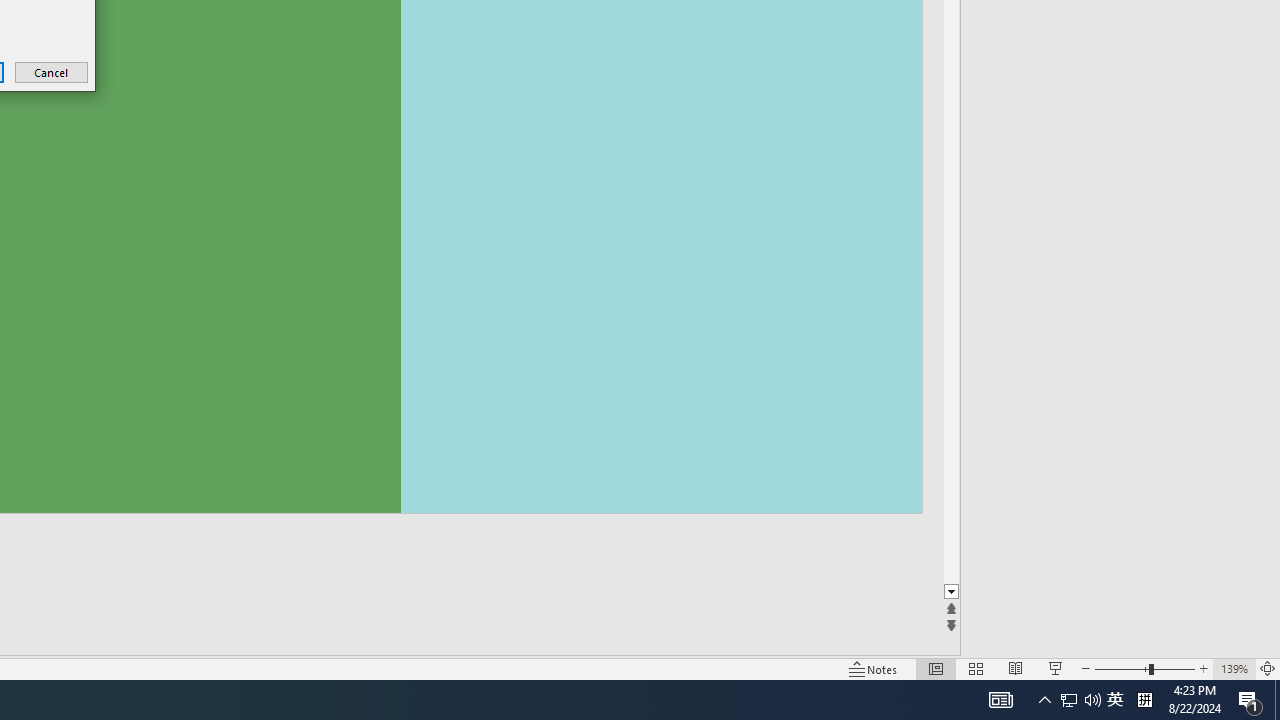 This screenshot has height=720, width=1280. I want to click on 'Zoom to Fit ', so click(1266, 669).